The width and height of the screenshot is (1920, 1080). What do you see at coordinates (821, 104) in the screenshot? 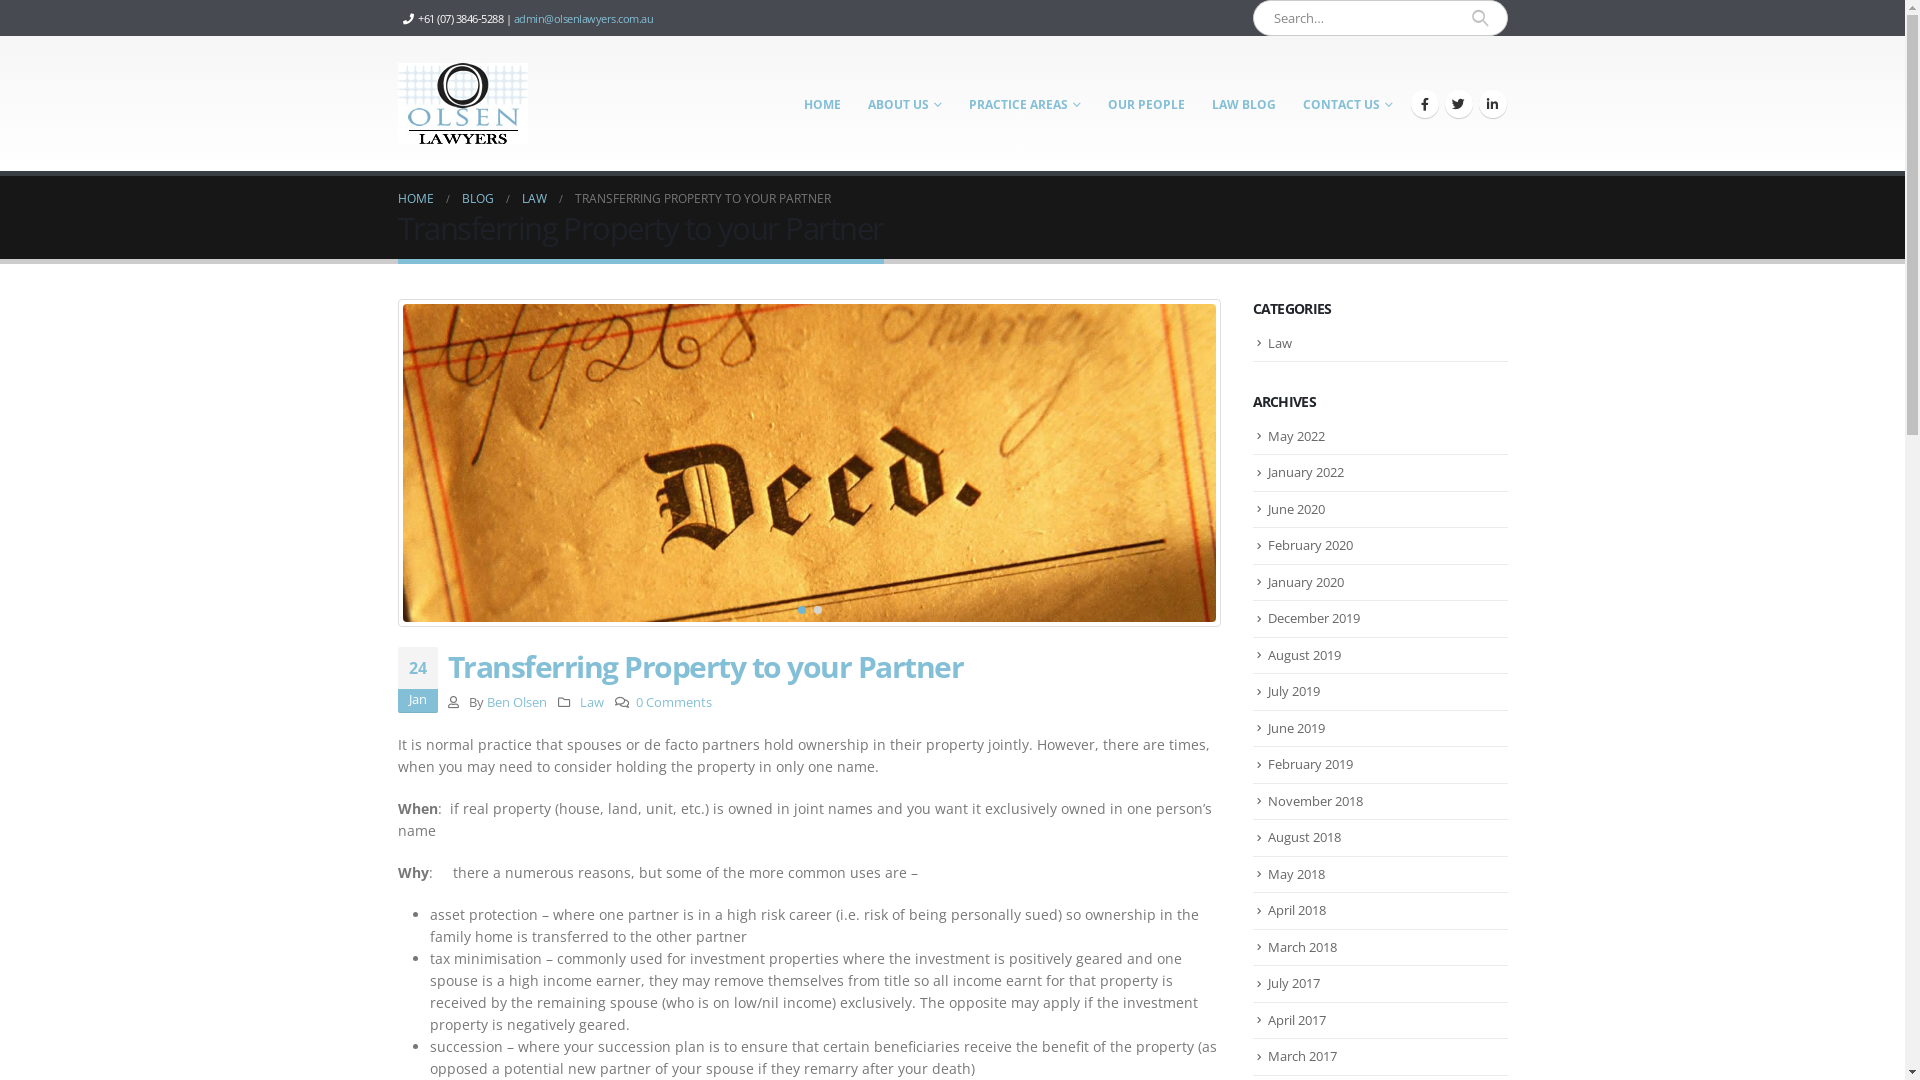
I see `'HOME'` at bounding box center [821, 104].